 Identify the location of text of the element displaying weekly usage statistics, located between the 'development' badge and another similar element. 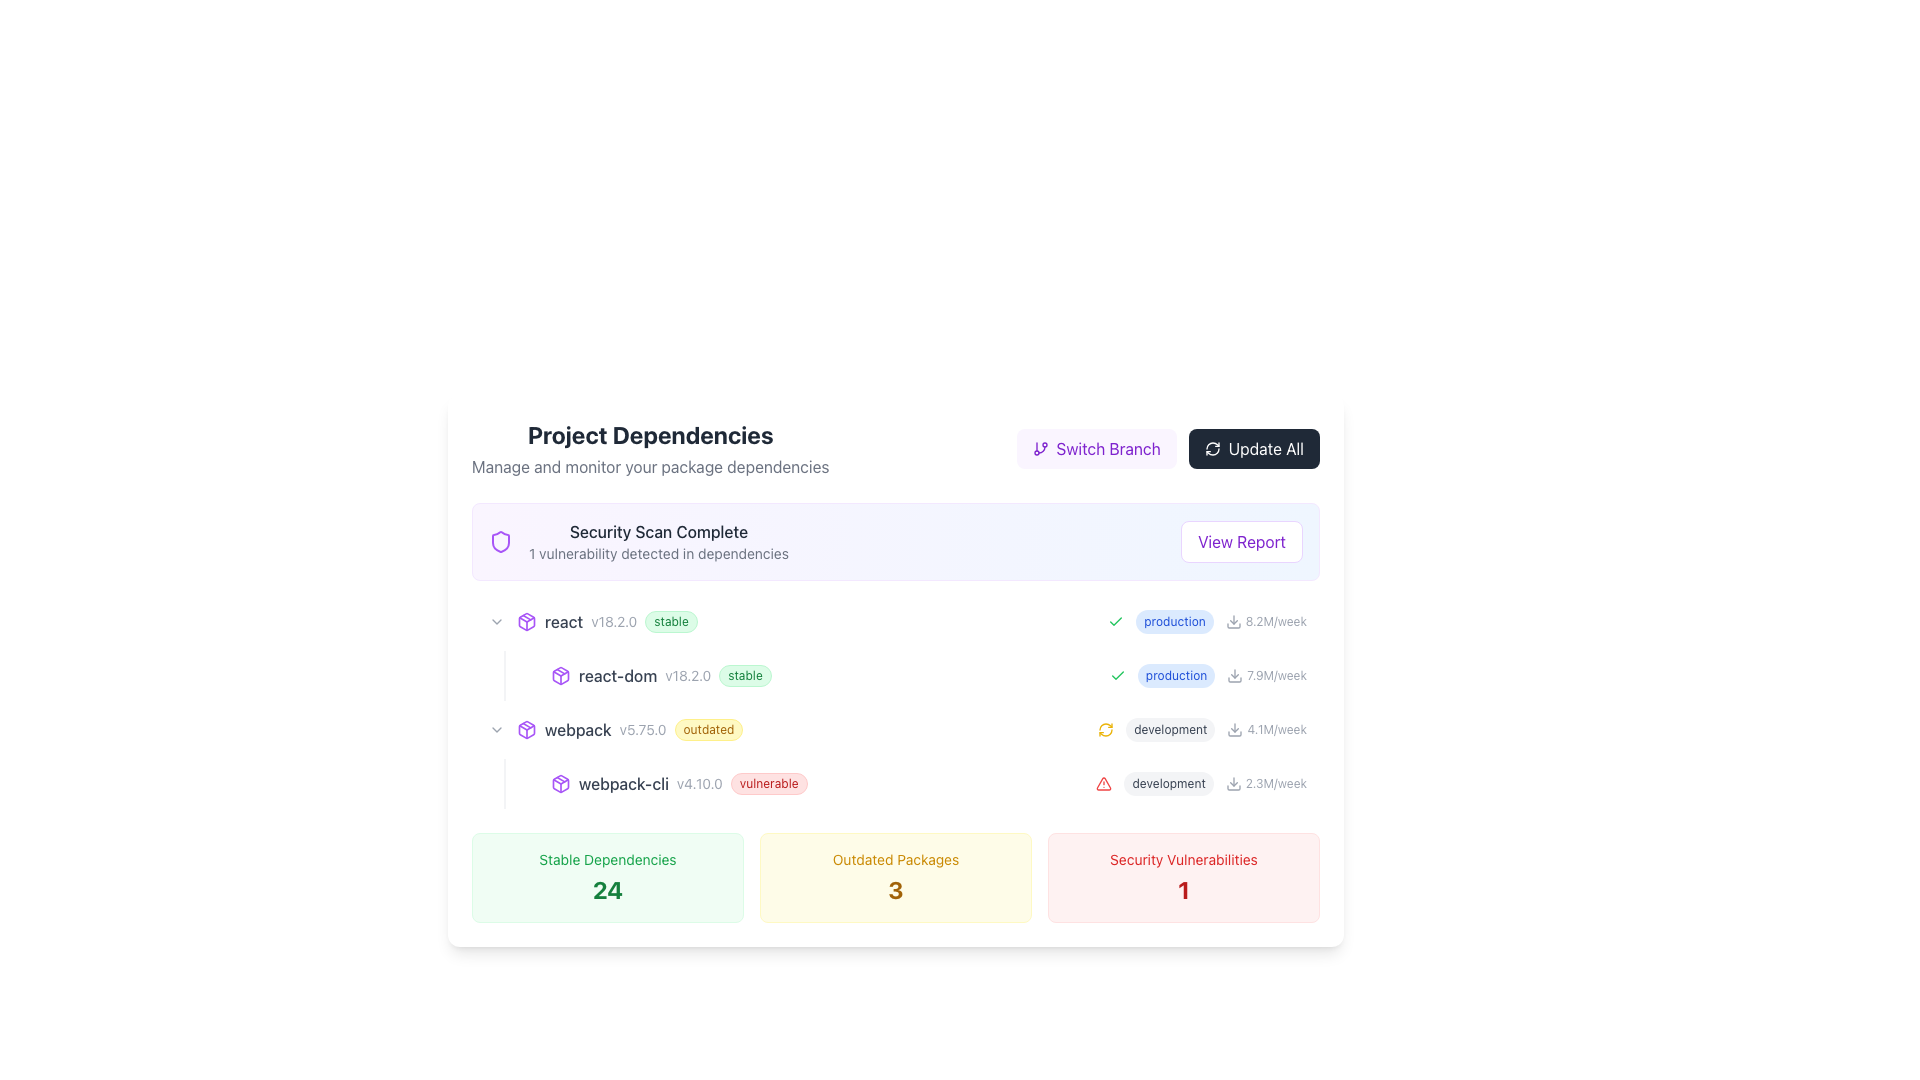
(1266, 729).